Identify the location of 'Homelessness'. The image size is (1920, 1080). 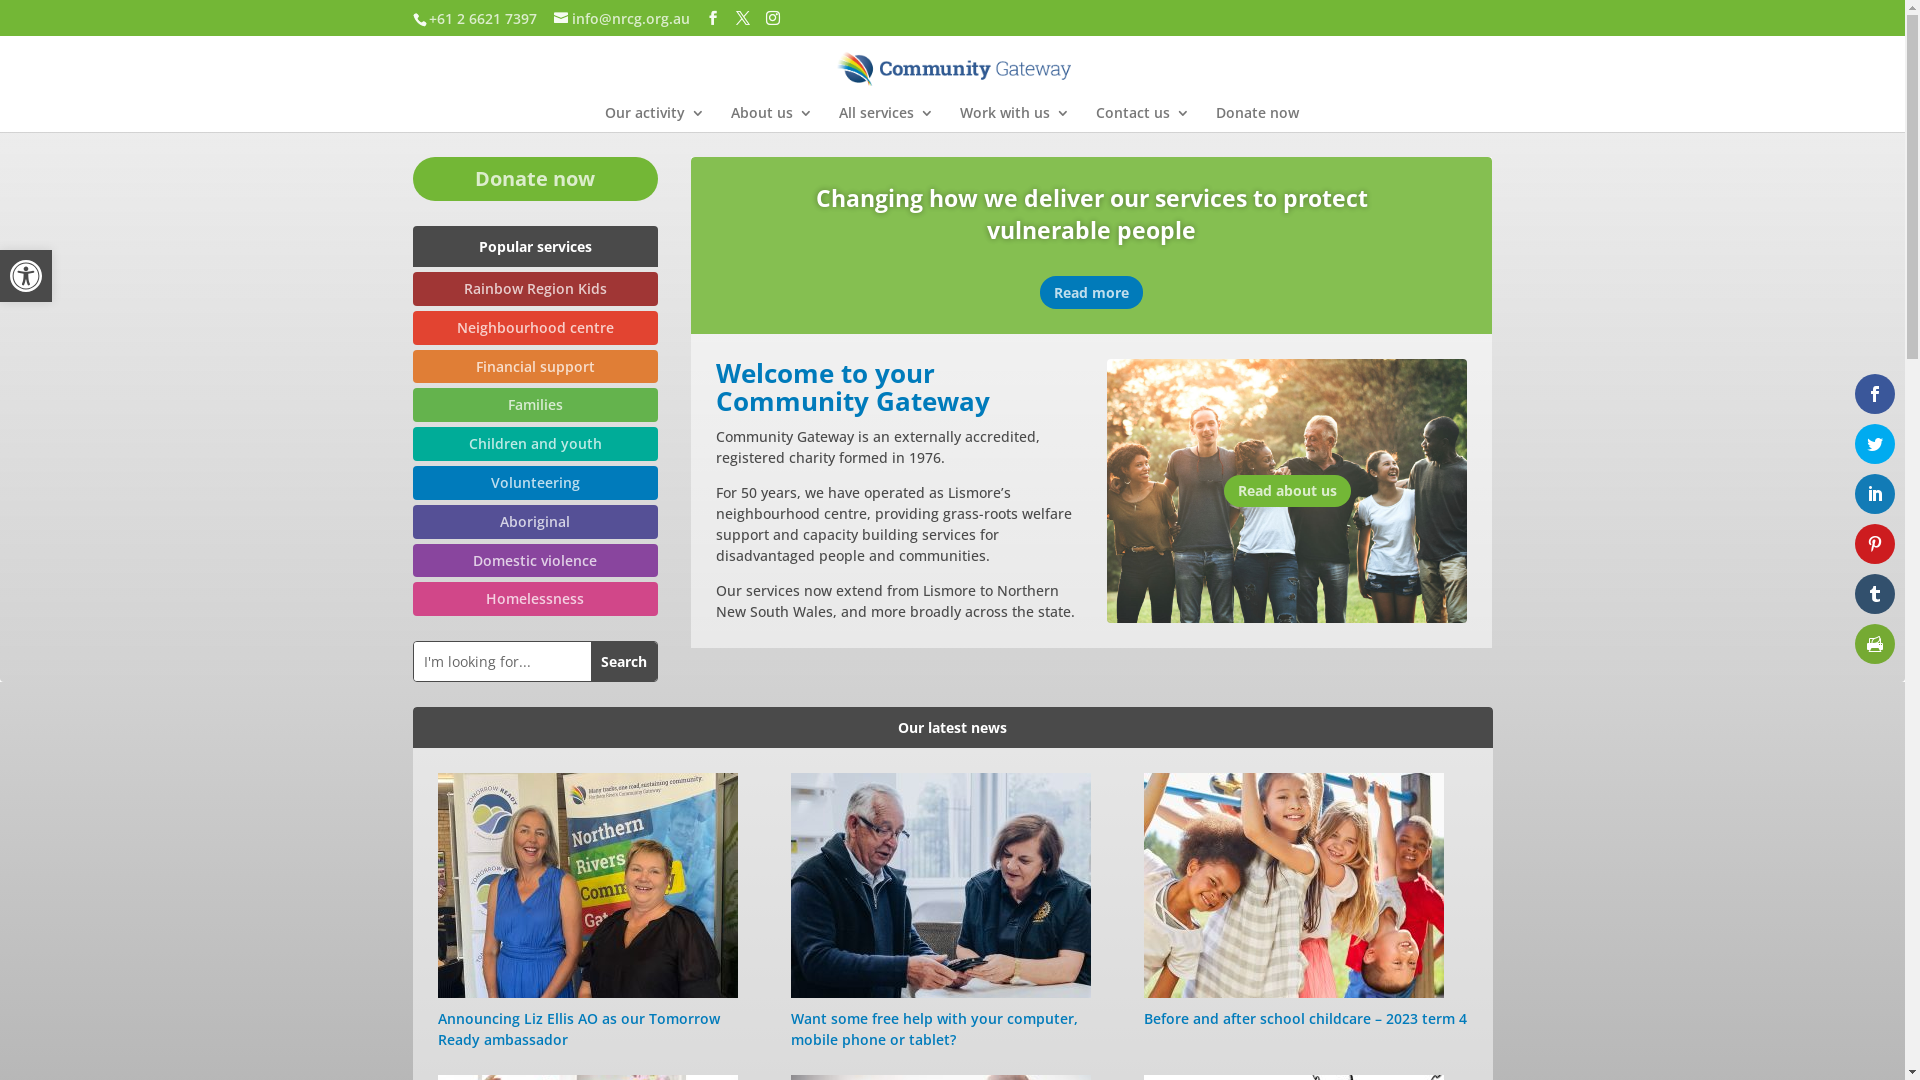
(534, 597).